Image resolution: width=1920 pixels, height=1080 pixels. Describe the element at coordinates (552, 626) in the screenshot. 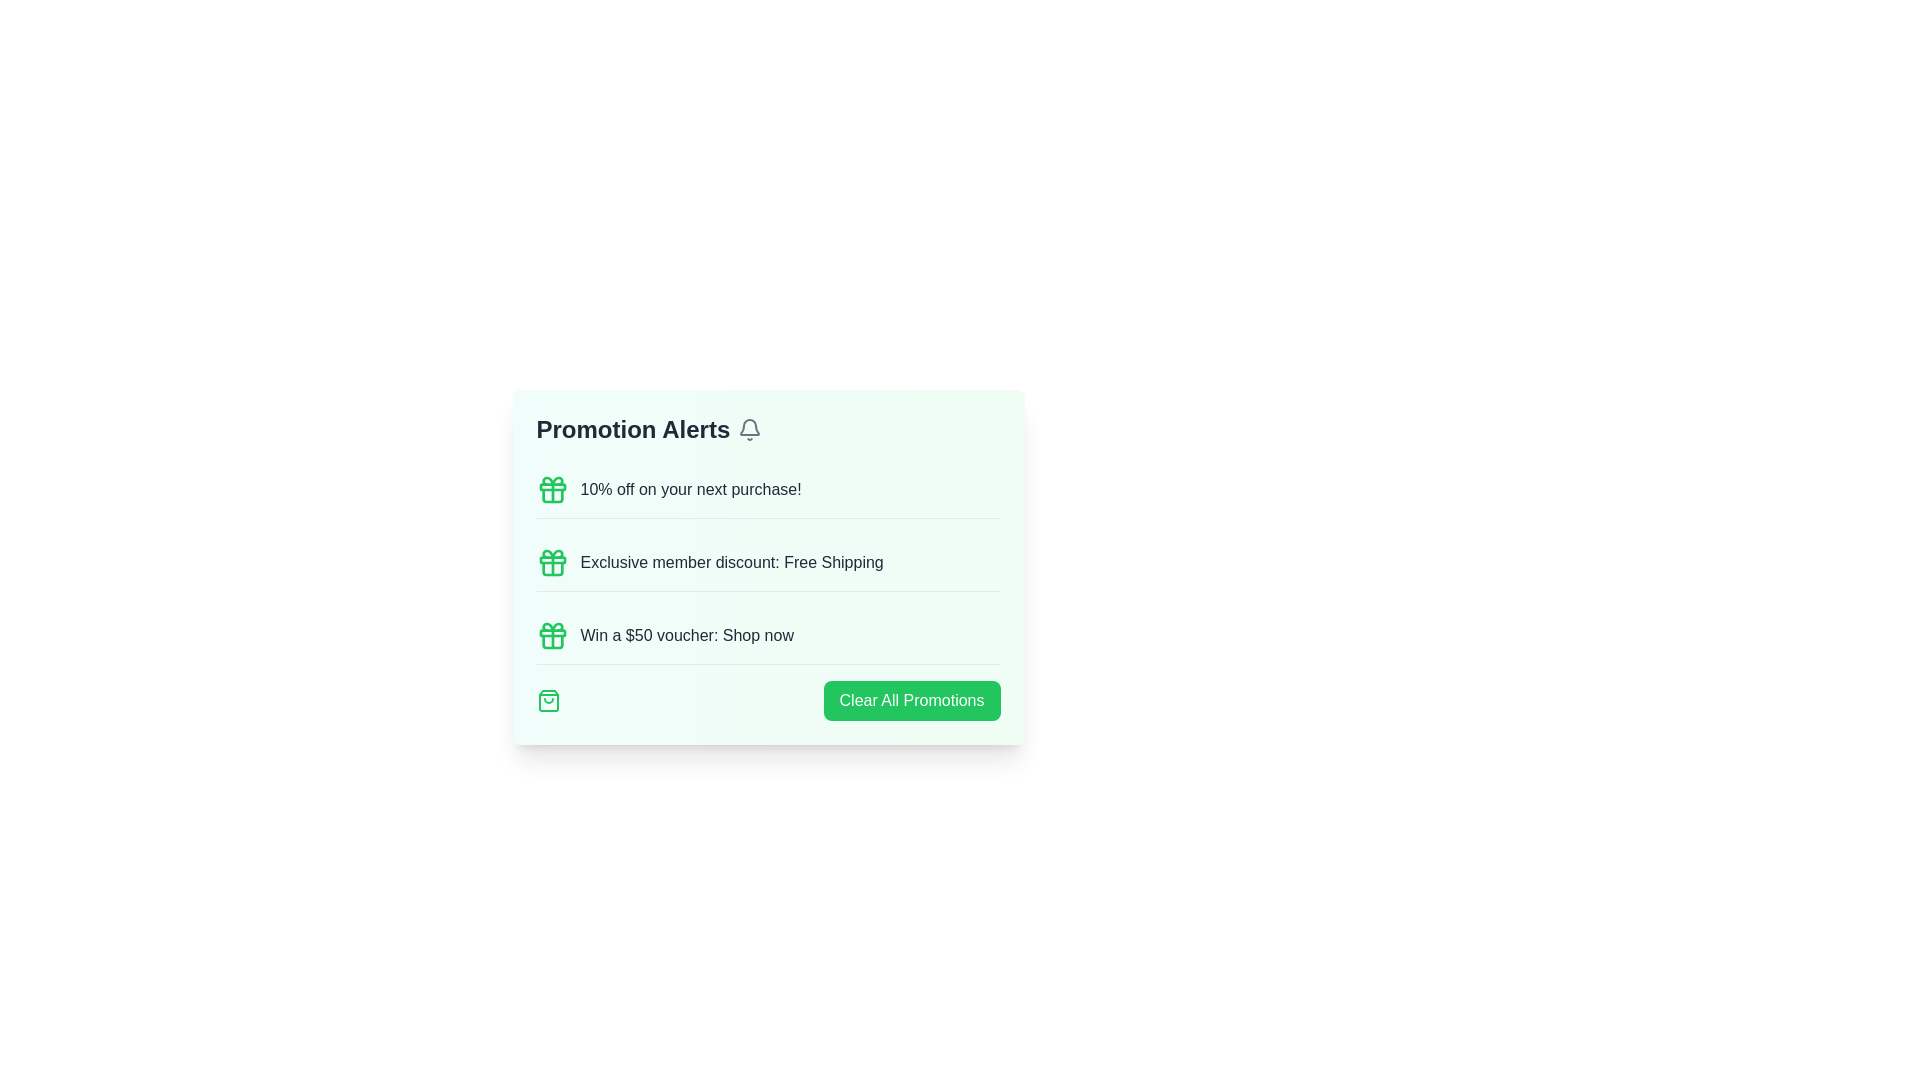

I see `the Decorative Icon representing a gift or promotion, which is the third icon in the vertical list on the left side of the 'Promotion Alerts' panel` at that location.